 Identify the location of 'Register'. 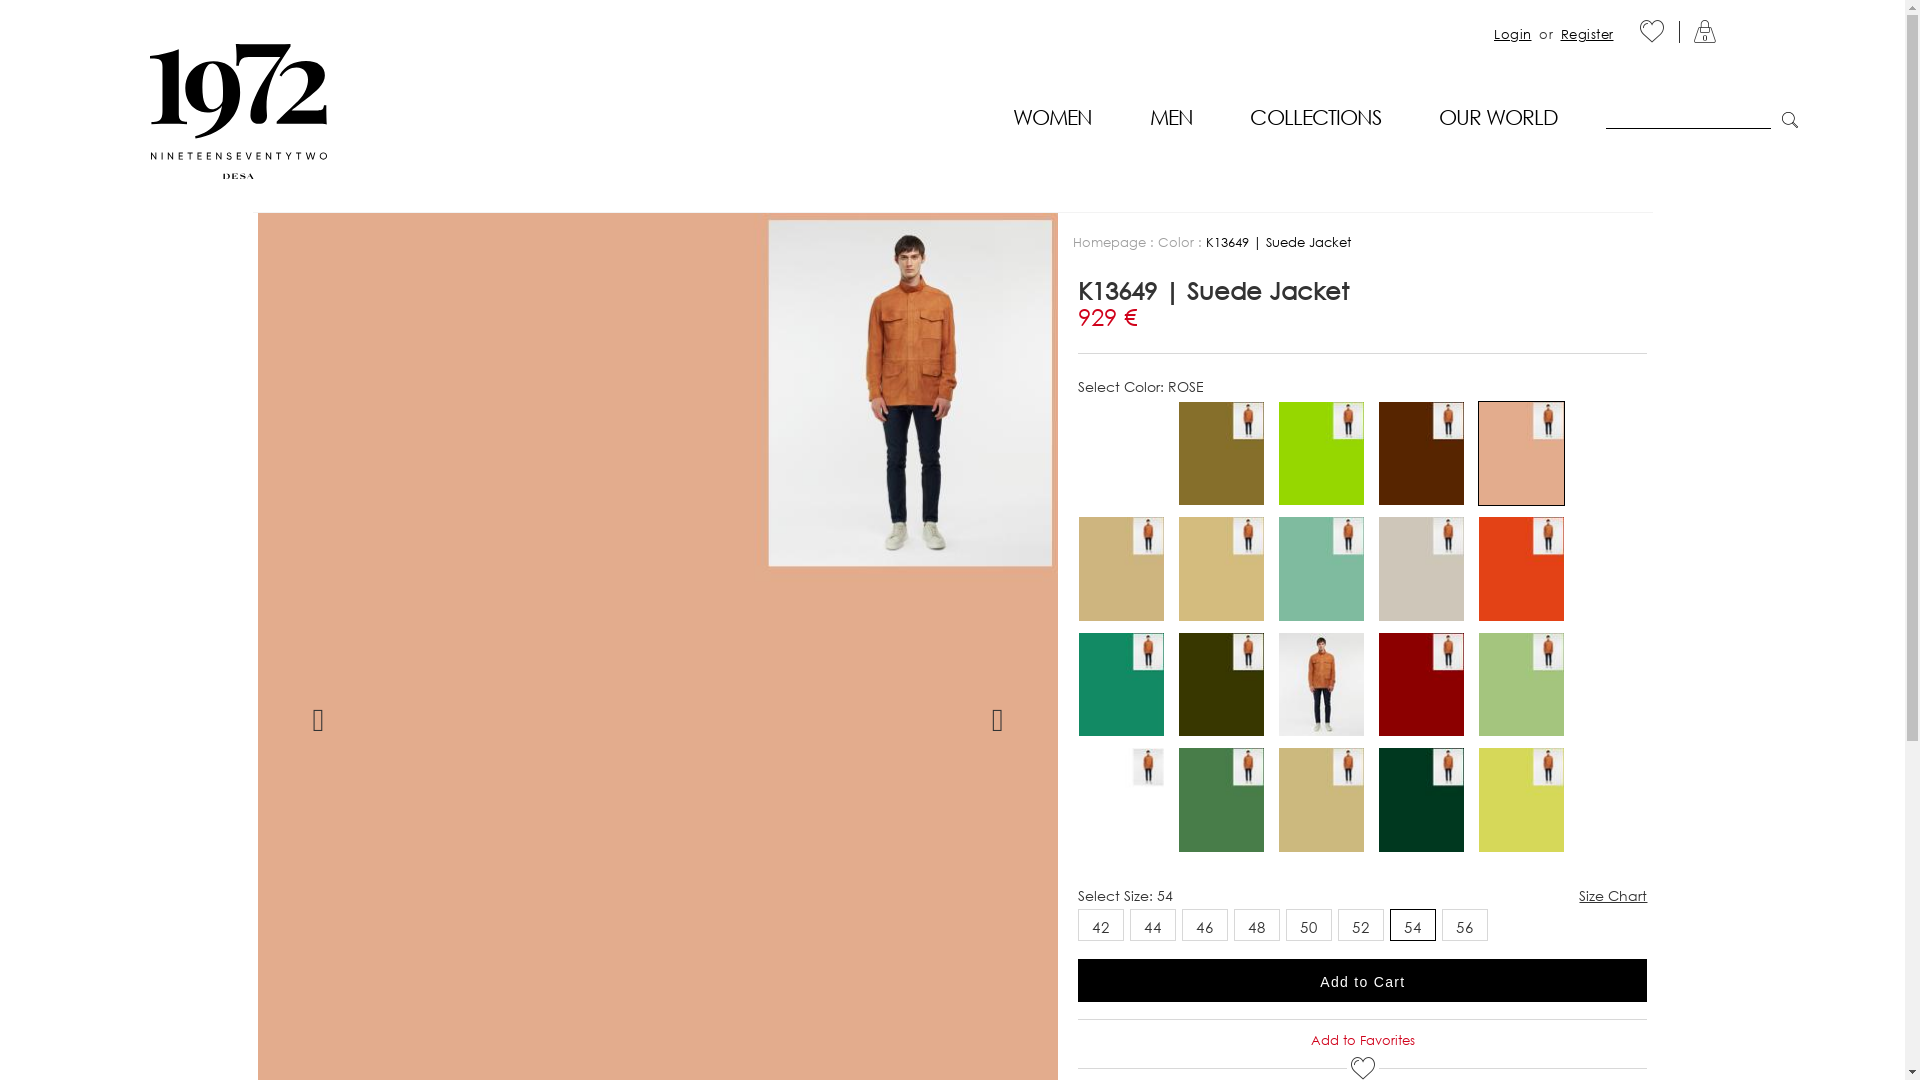
(1559, 34).